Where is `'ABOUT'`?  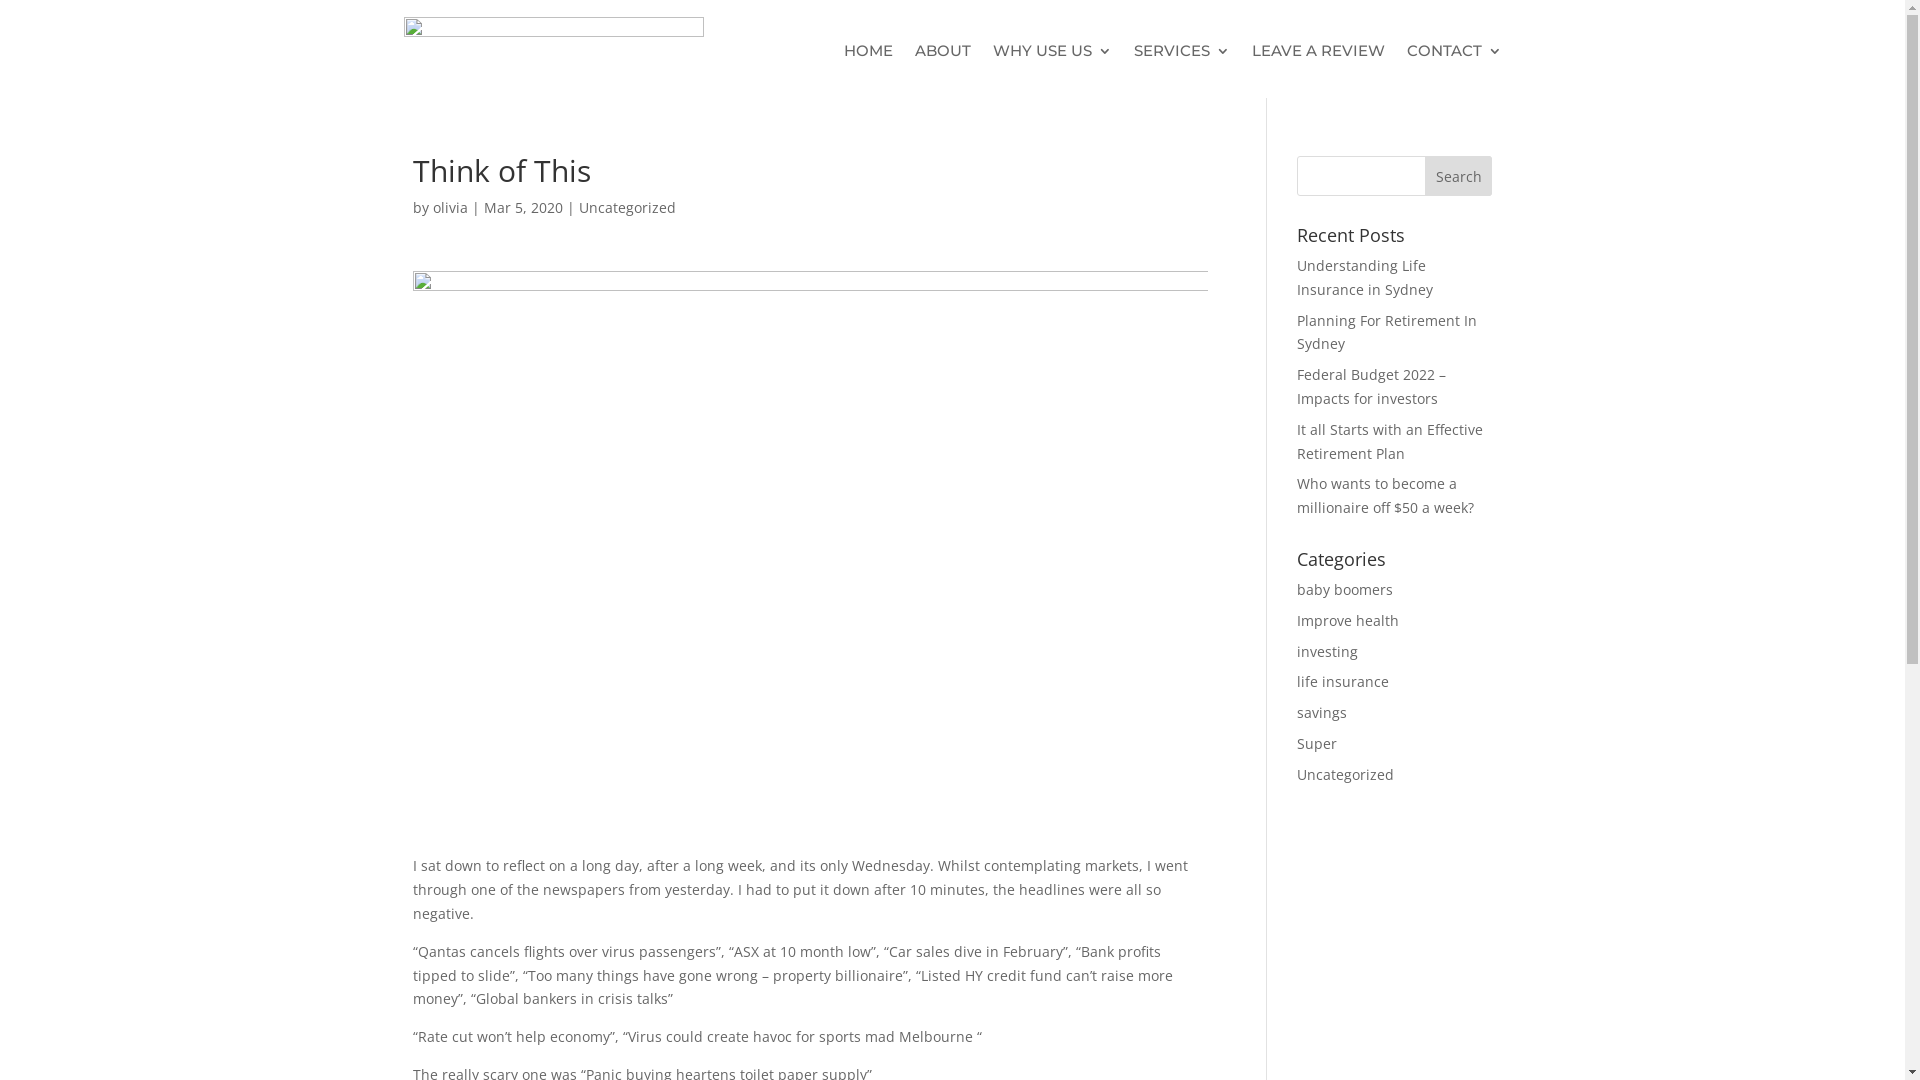 'ABOUT' is located at coordinates (940, 49).